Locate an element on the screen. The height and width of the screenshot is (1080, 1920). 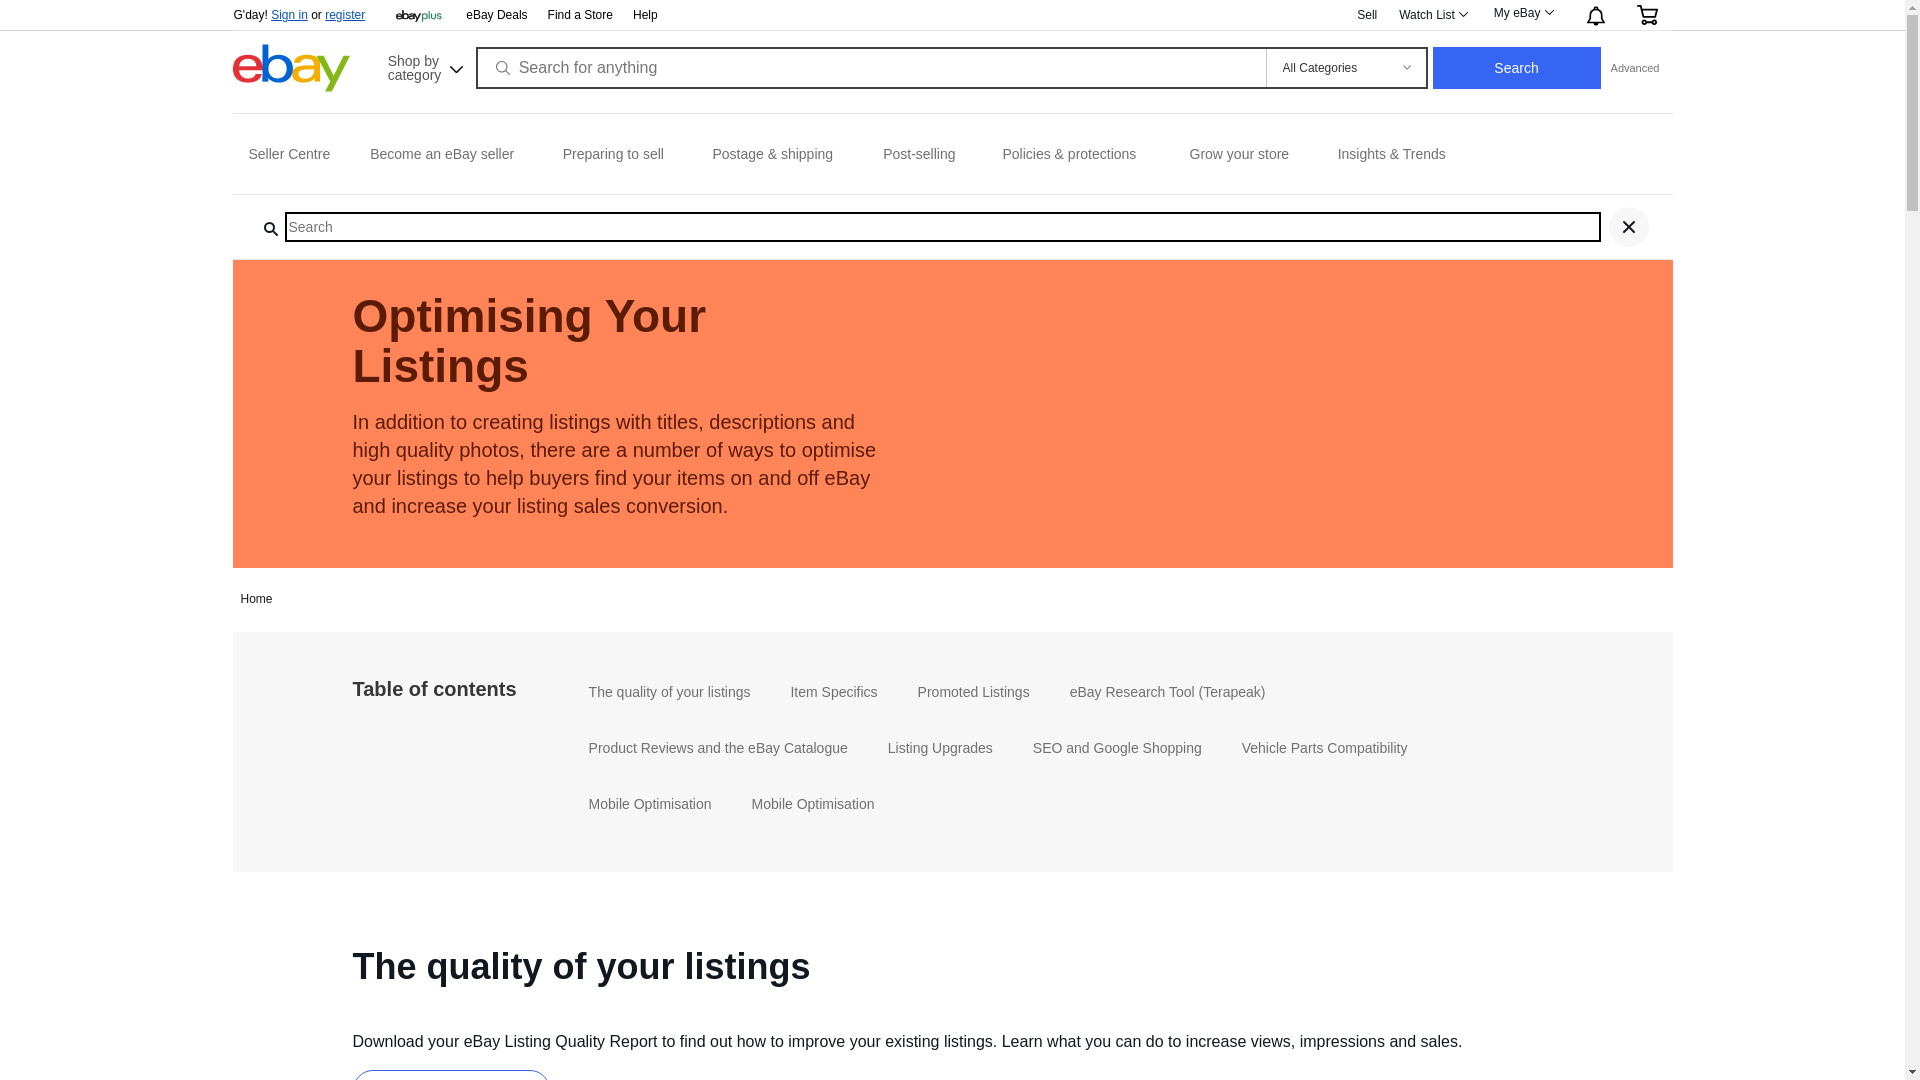
'Grow your store' is located at coordinates (1238, 153).